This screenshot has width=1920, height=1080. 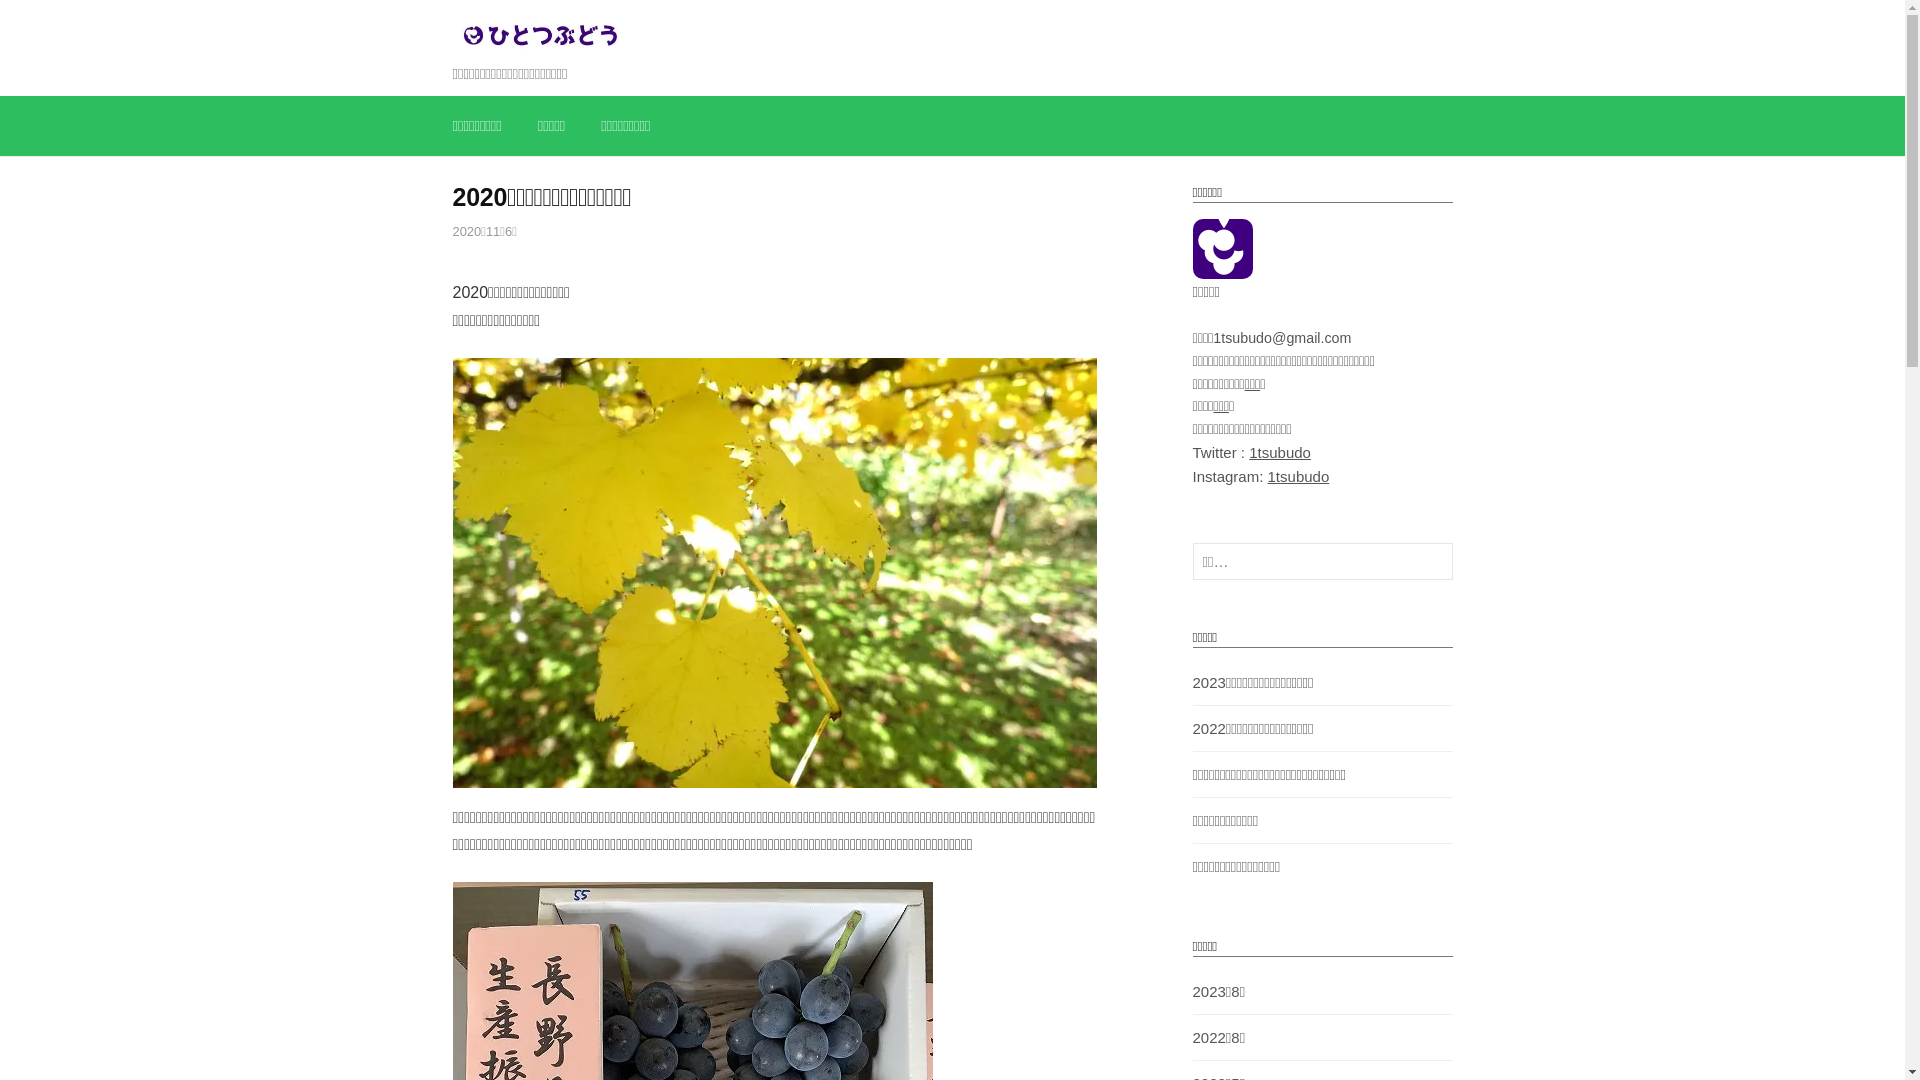 I want to click on '1tsubudo', so click(x=1280, y=452).